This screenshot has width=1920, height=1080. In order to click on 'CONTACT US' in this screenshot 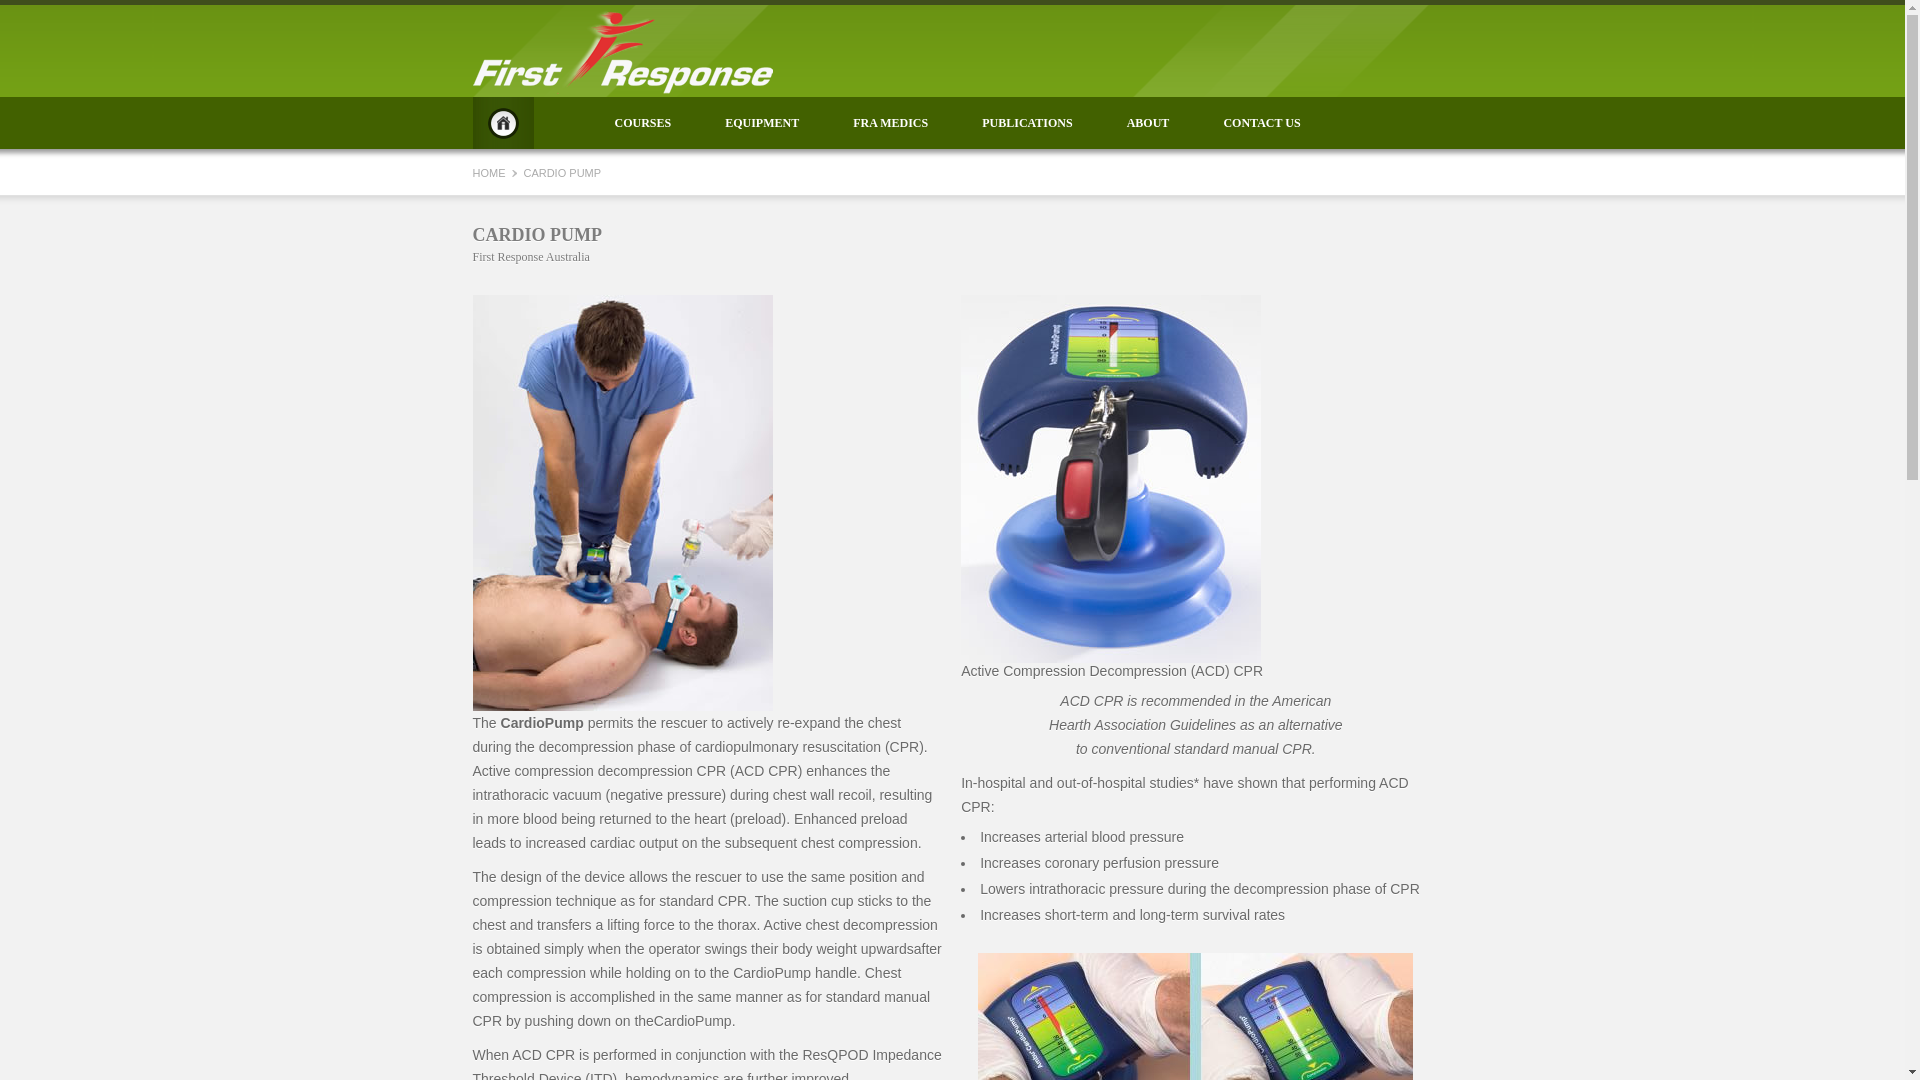, I will do `click(1260, 123)`.